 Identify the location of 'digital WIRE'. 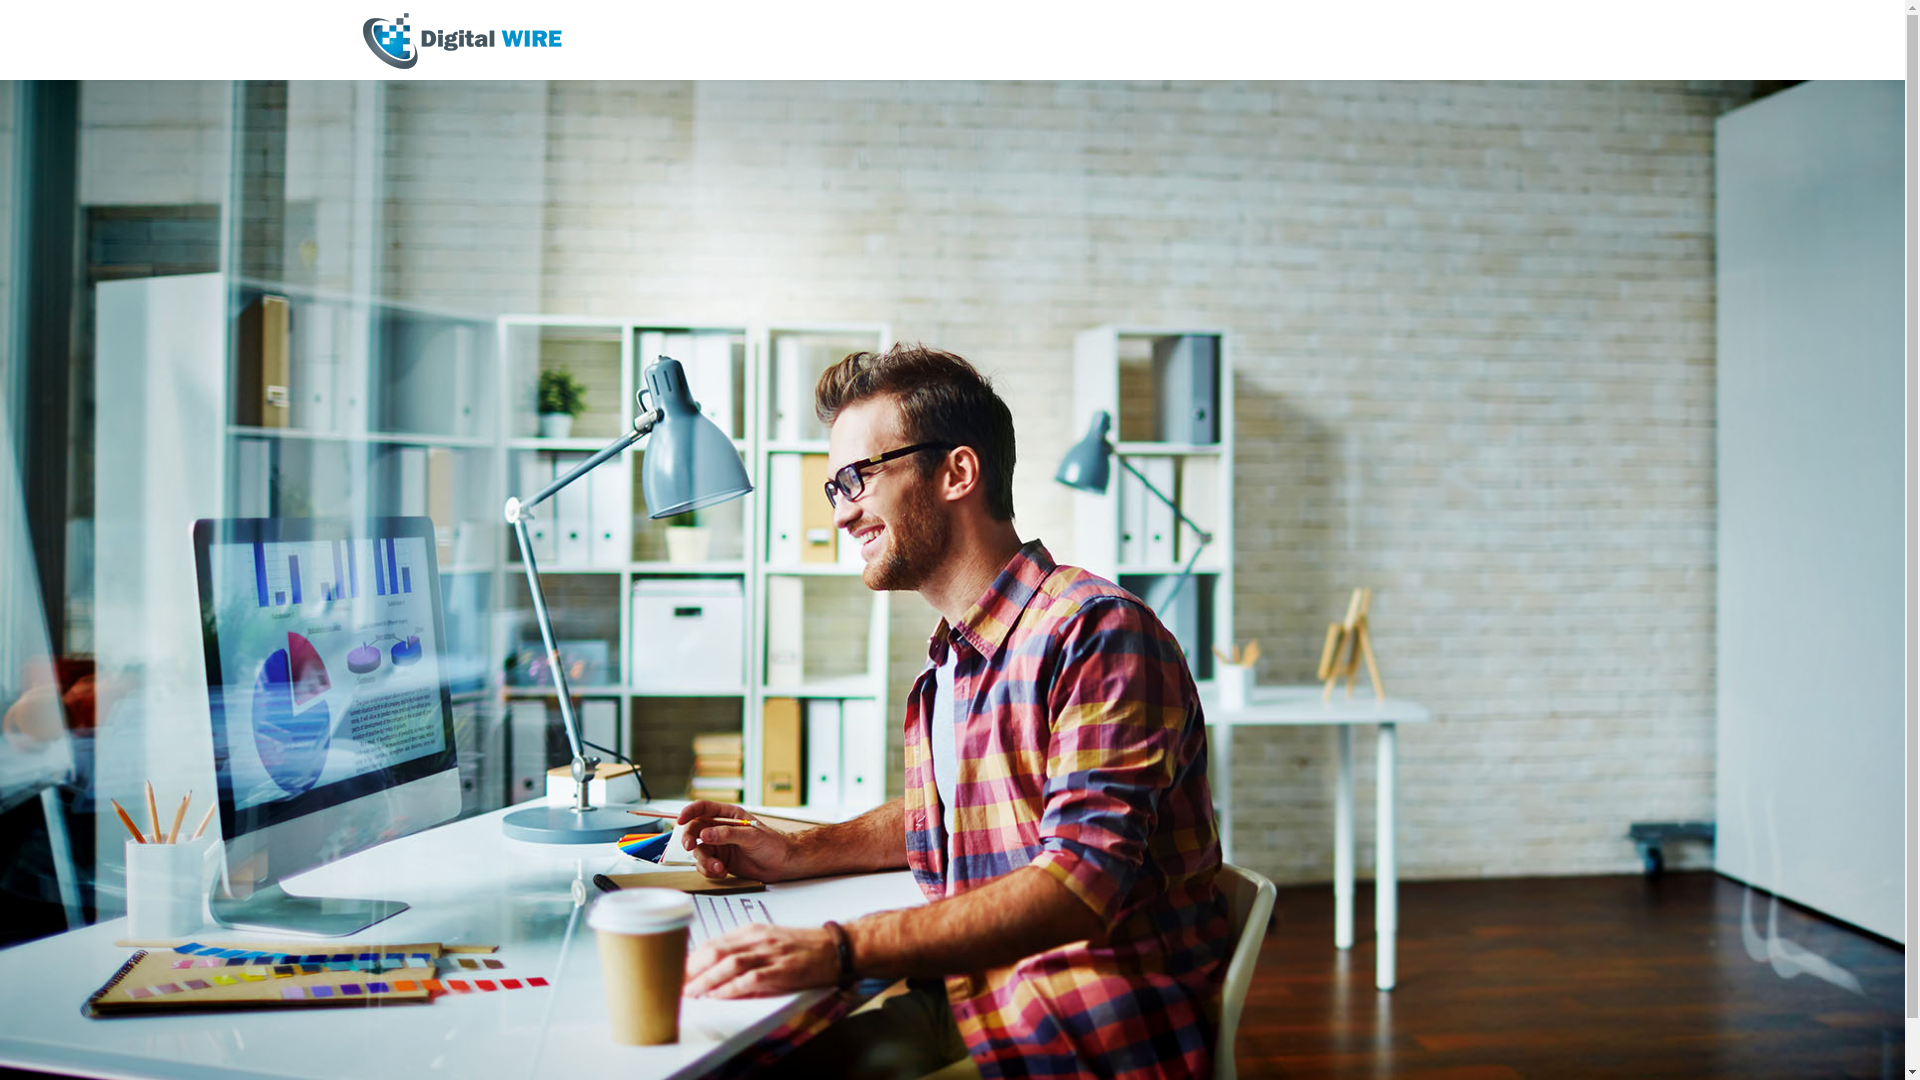
(460, 39).